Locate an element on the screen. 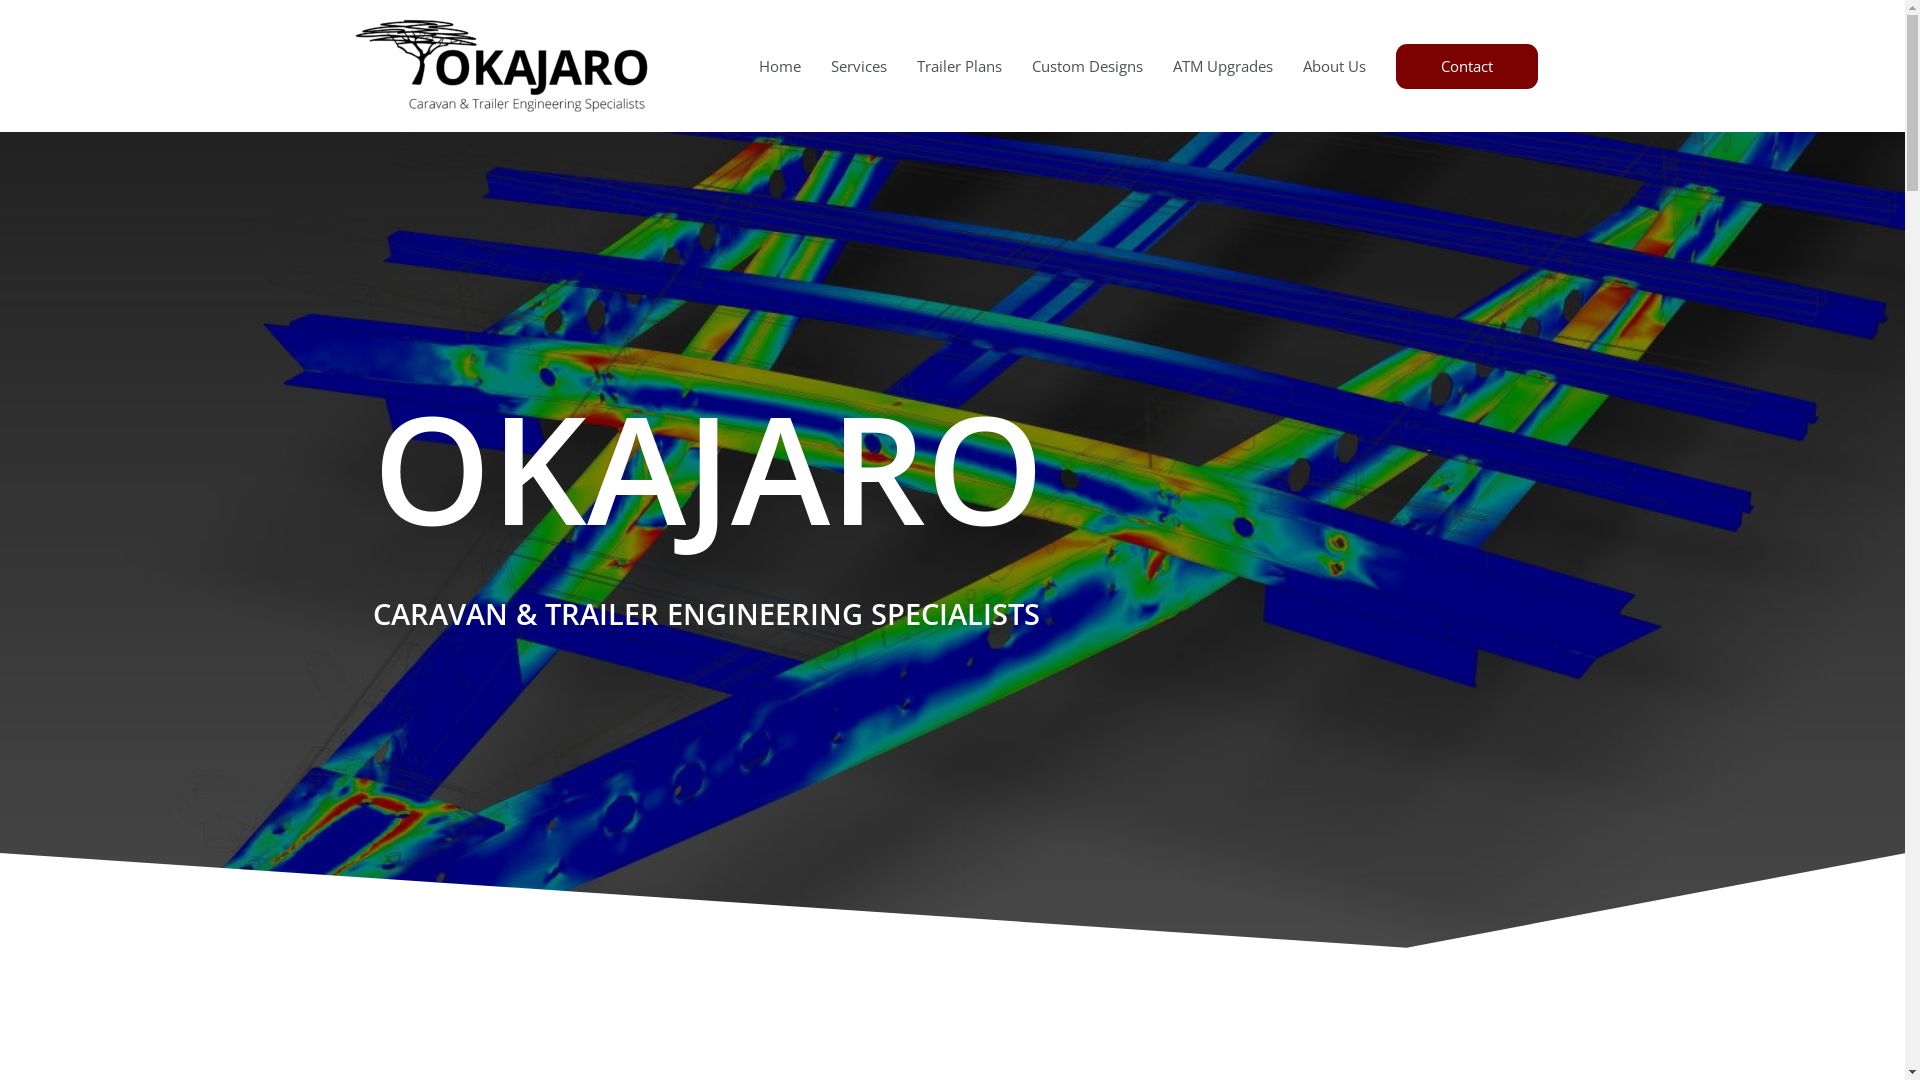  'Home' is located at coordinates (778, 64).